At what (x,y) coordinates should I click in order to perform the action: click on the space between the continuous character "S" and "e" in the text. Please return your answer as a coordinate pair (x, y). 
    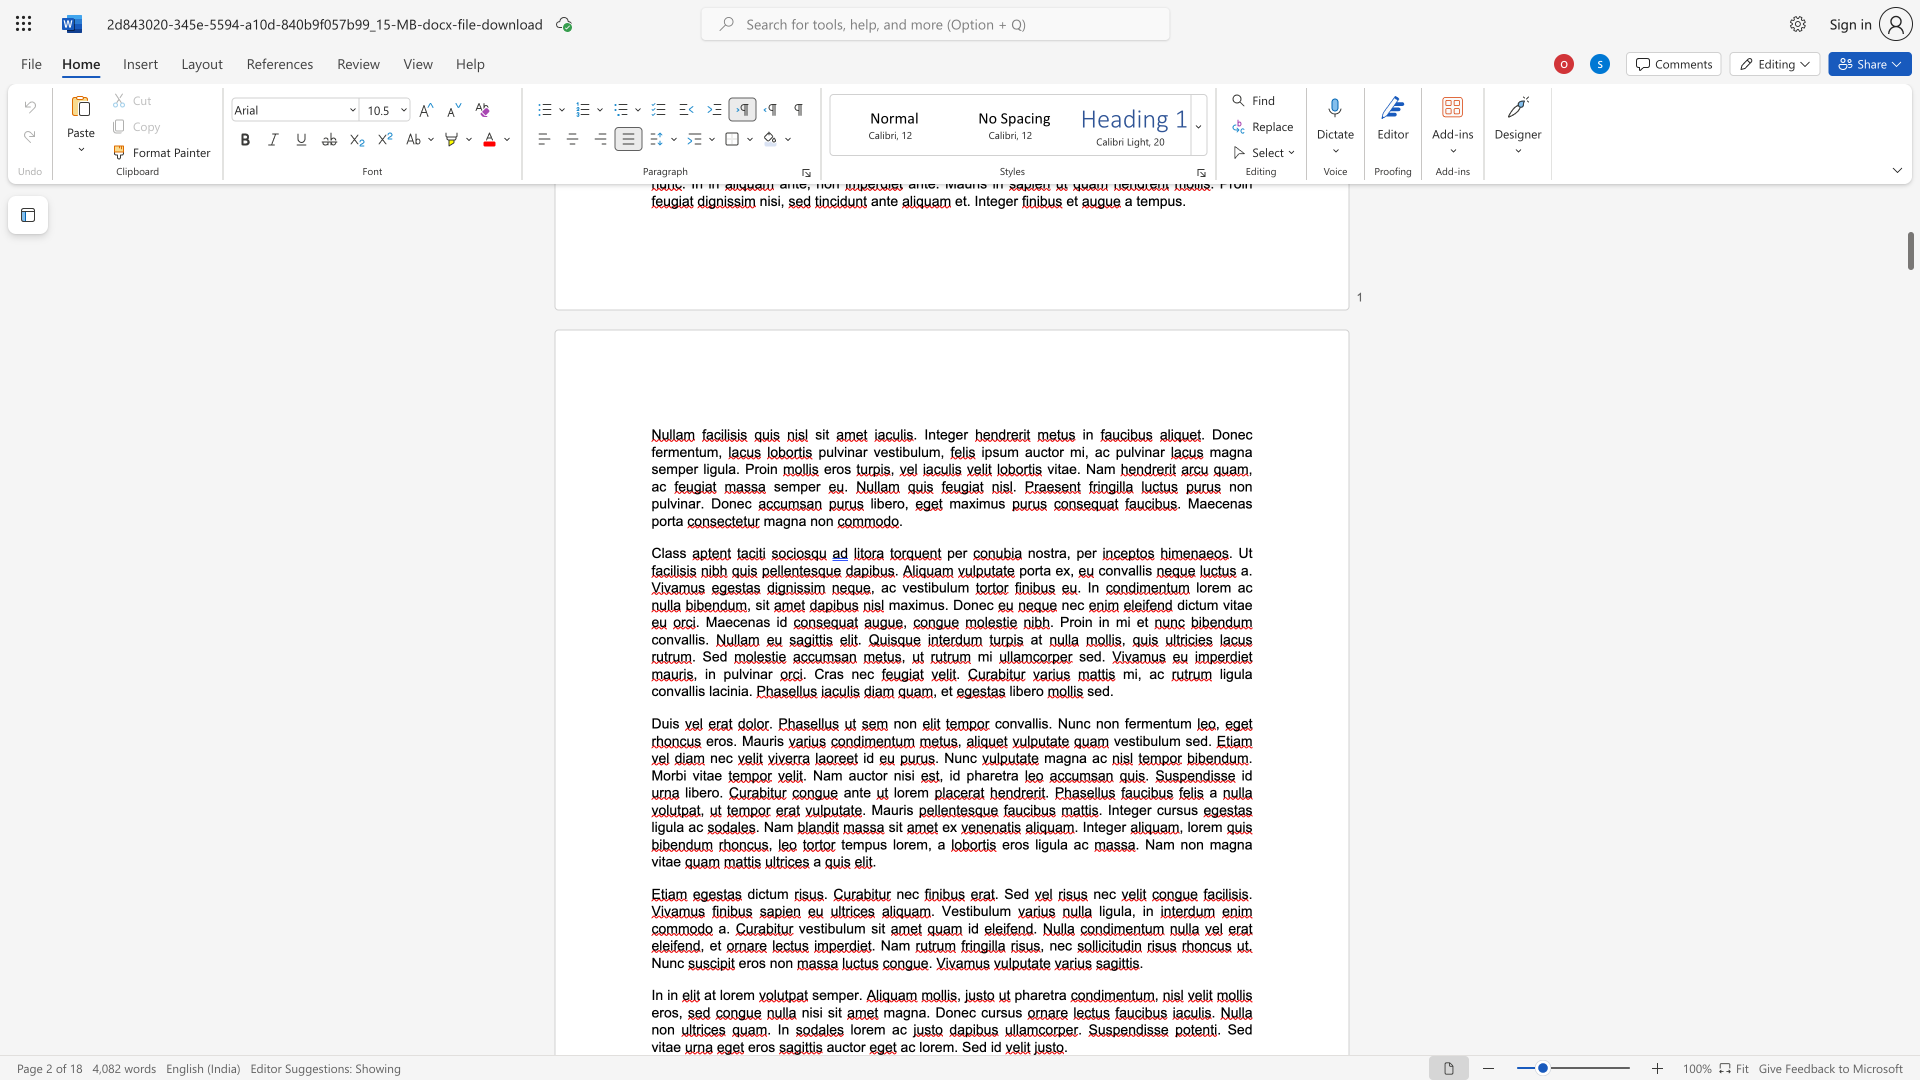
    Looking at the image, I should click on (970, 1046).